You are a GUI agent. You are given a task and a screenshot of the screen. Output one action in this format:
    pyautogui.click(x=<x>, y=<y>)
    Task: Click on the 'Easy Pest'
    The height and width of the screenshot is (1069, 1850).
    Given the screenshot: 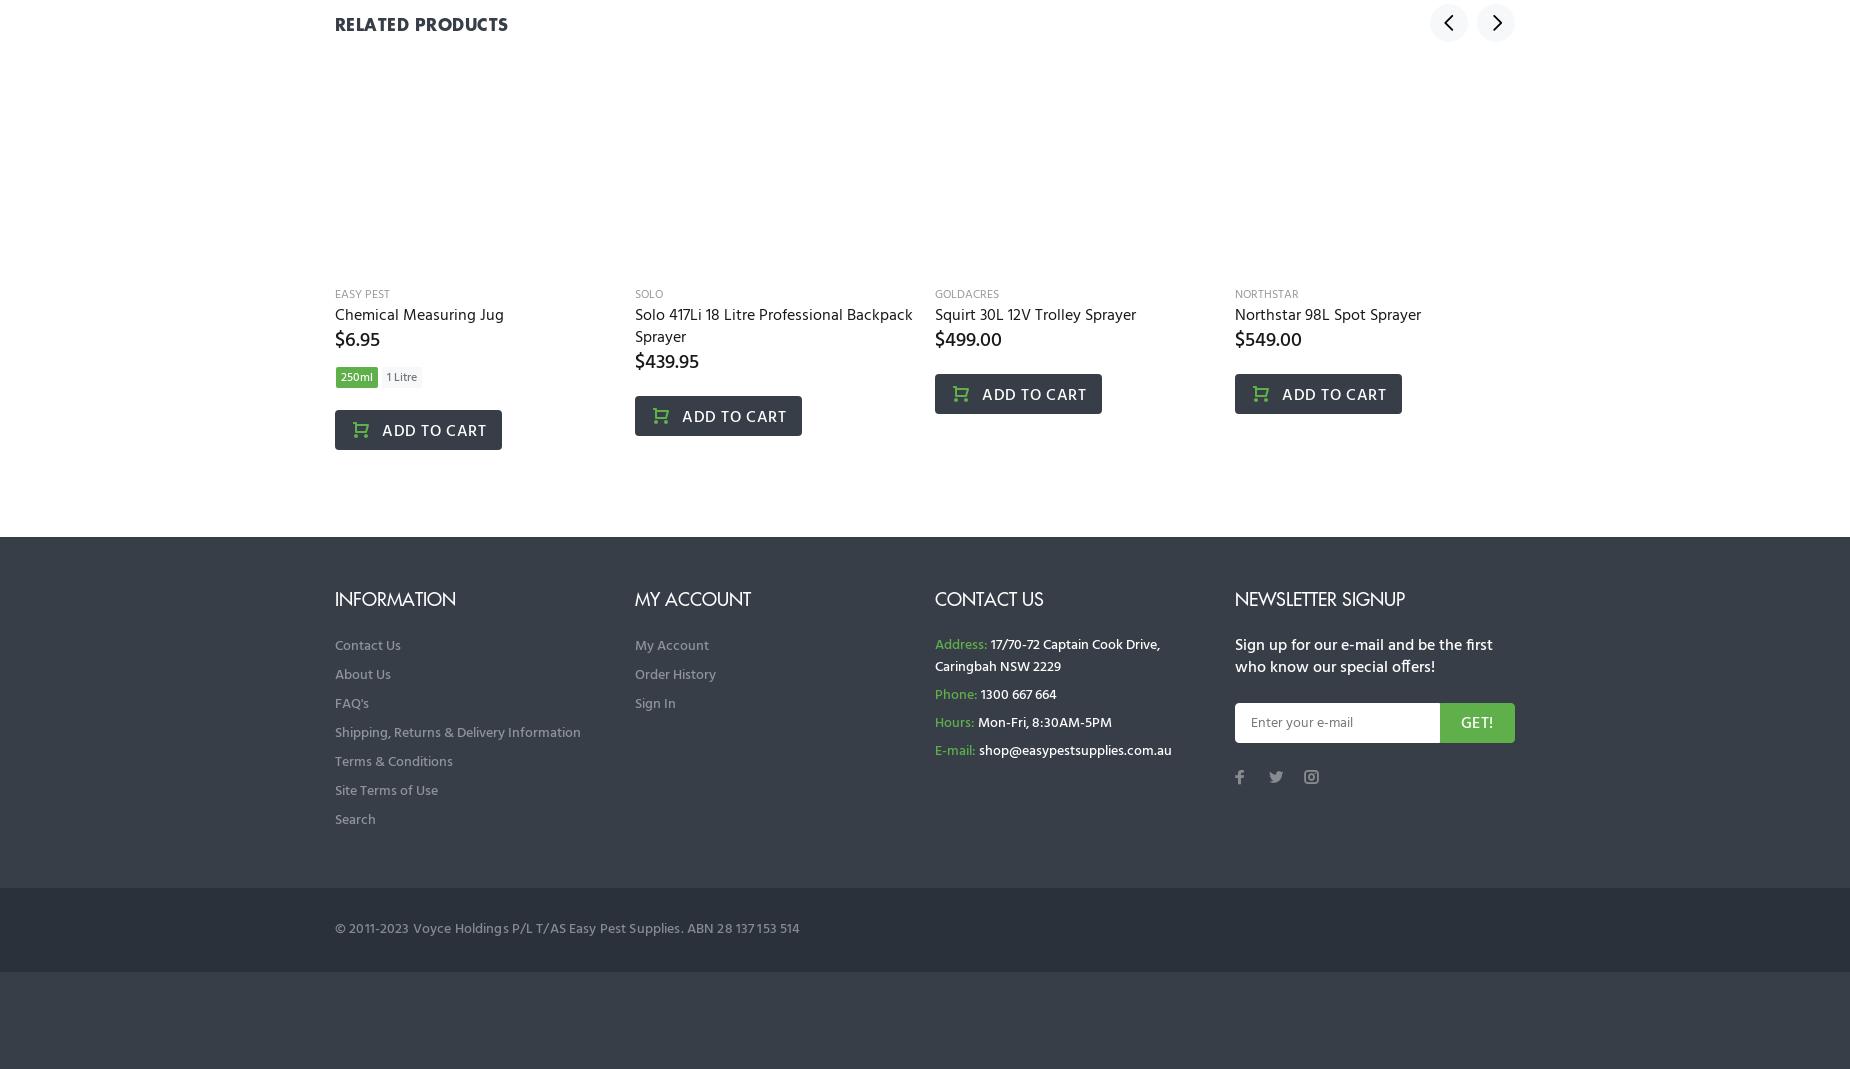 What is the action you would take?
    pyautogui.click(x=361, y=294)
    